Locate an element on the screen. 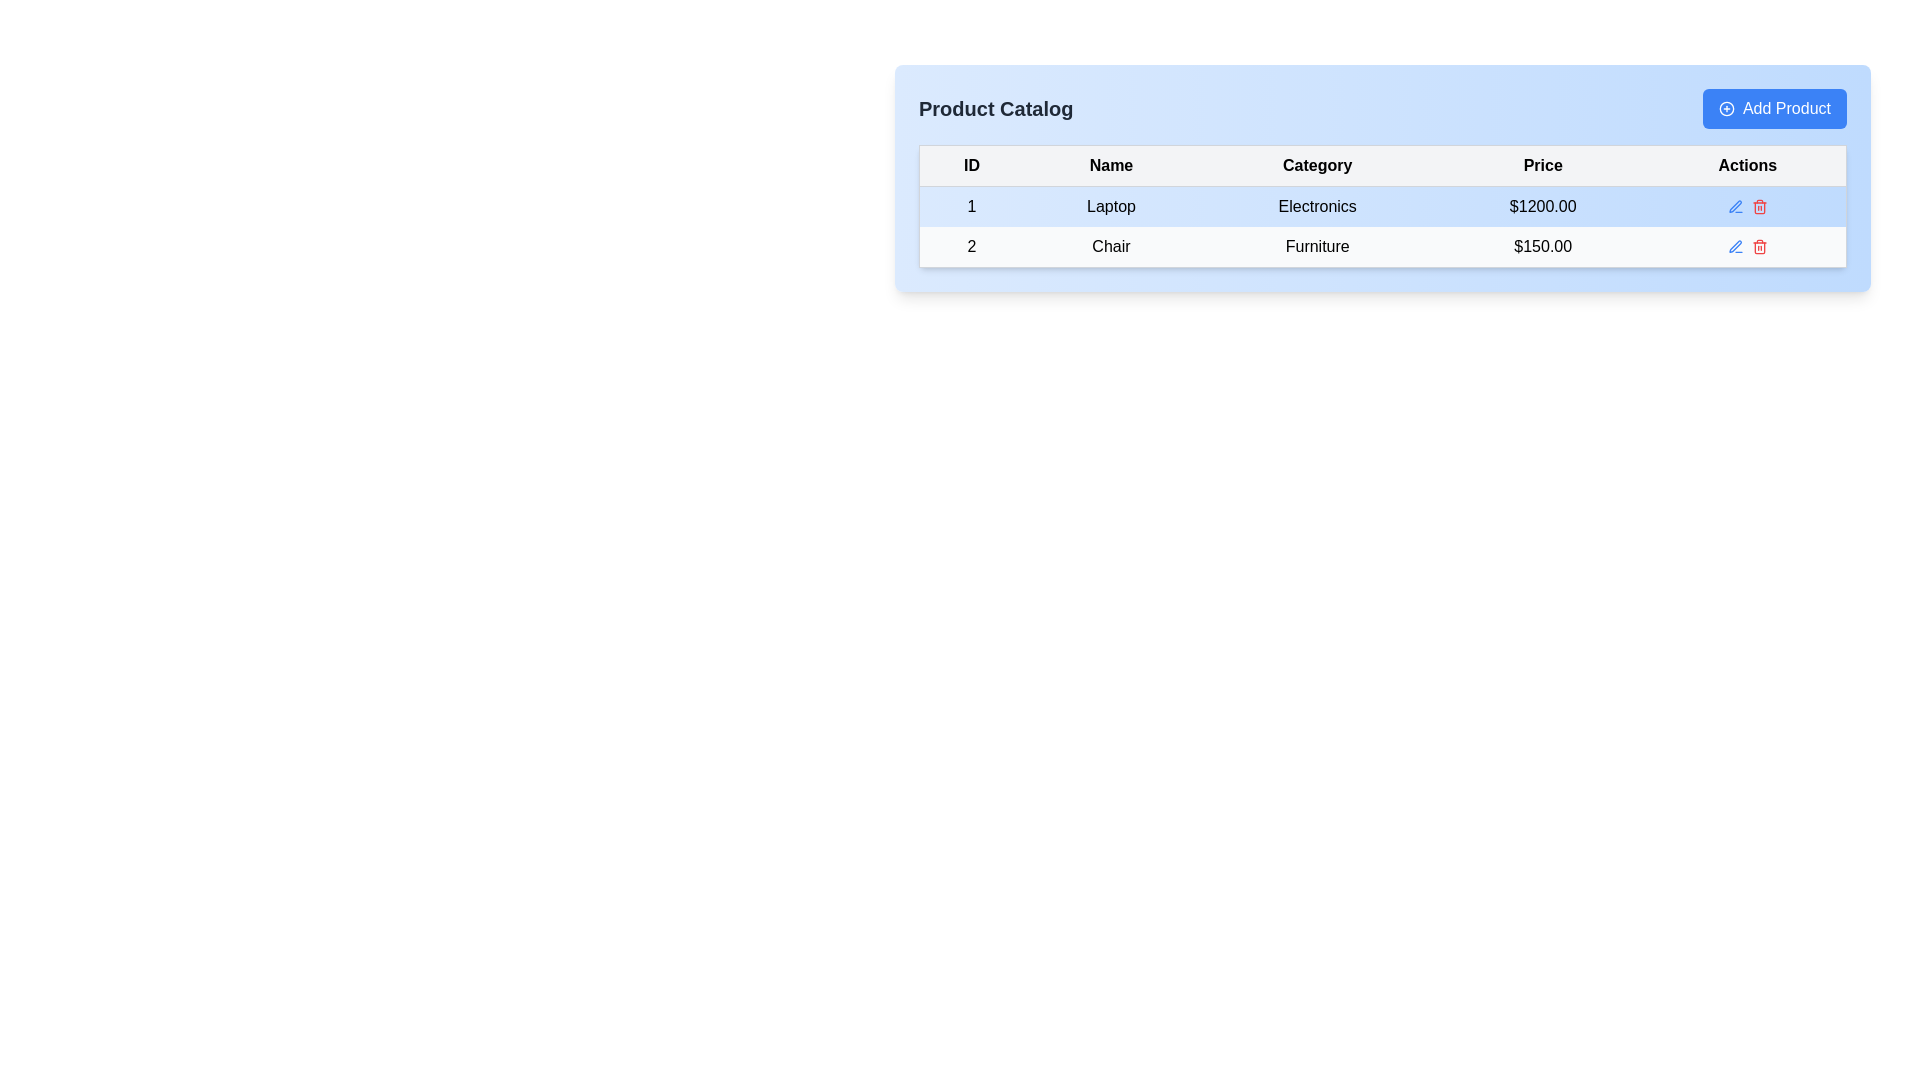  text label displaying 'Category', which is a bold black font element in the header row of the product information table is located at coordinates (1317, 164).